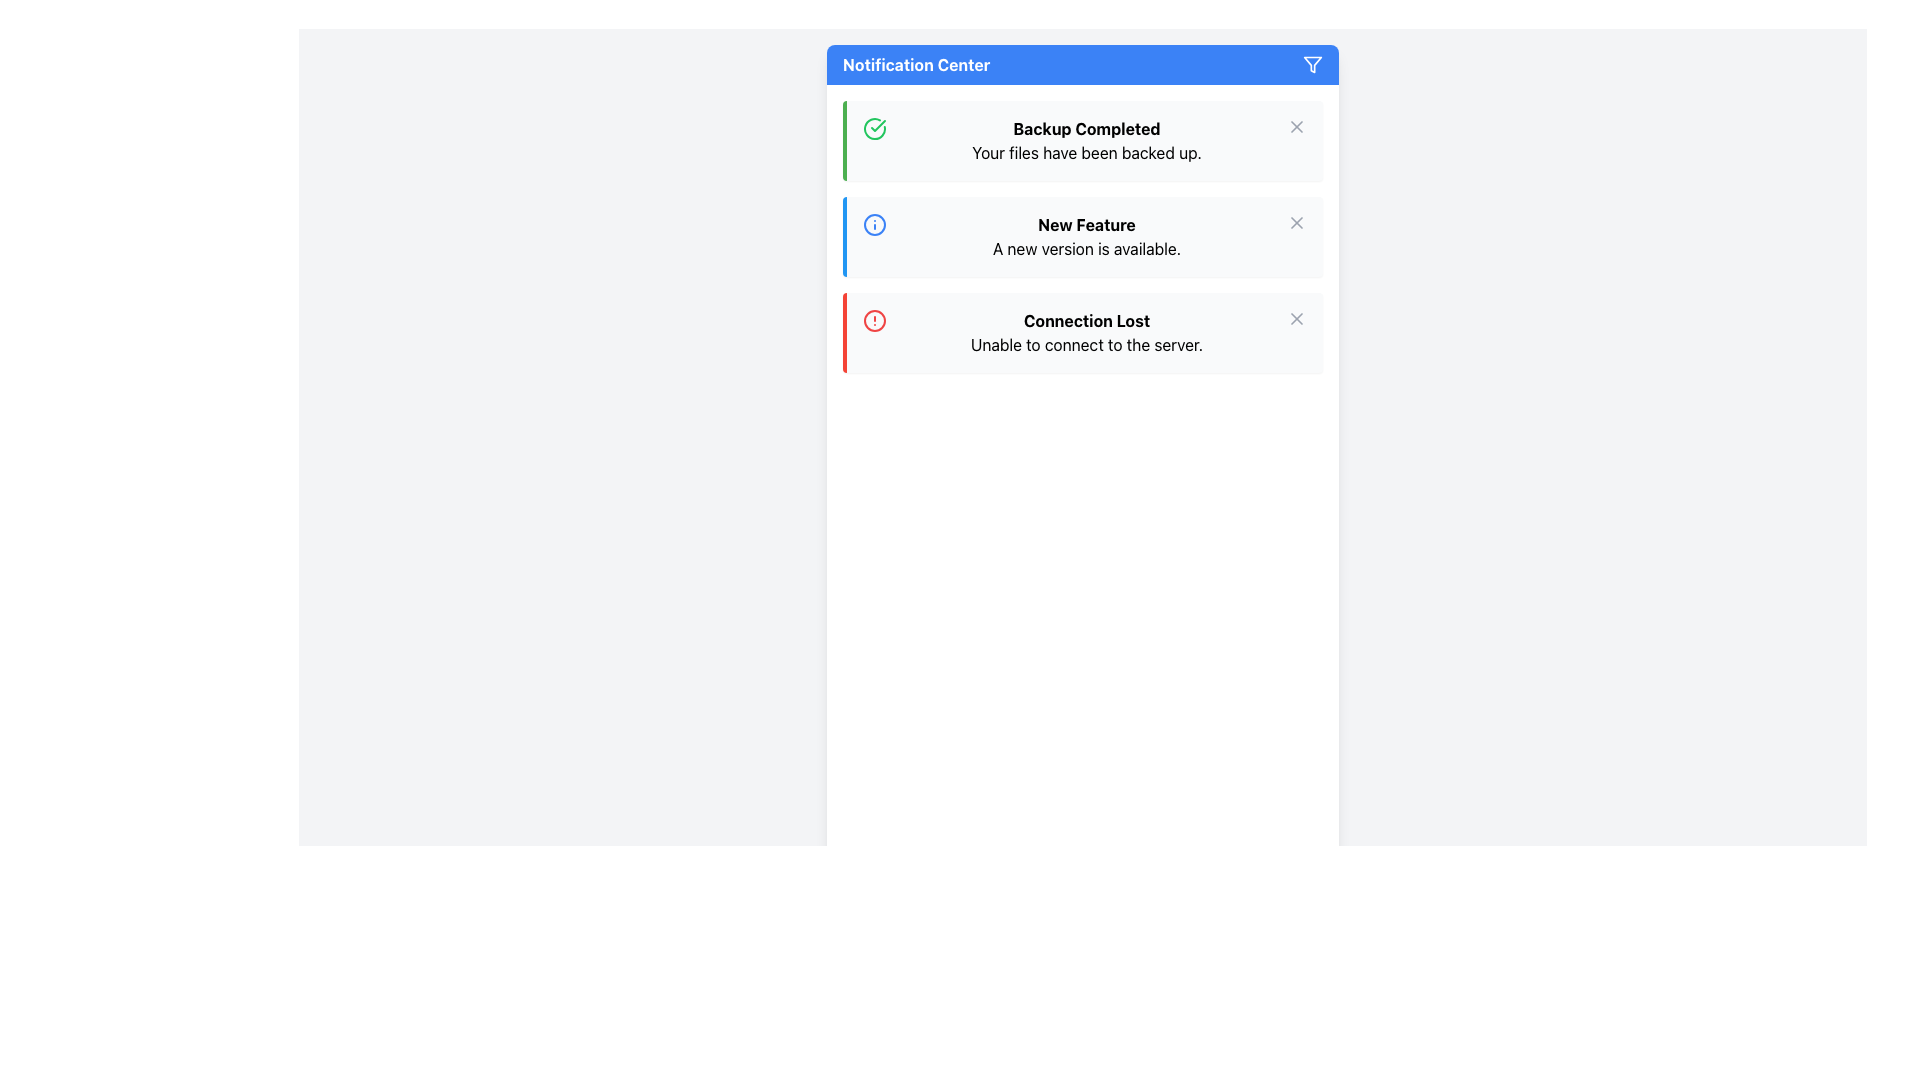  Describe the element at coordinates (878, 126) in the screenshot. I see `the checkmark icon within the 'Backup Completed' notification card, which is styled with a green stroke and located on the left side of the notification` at that location.